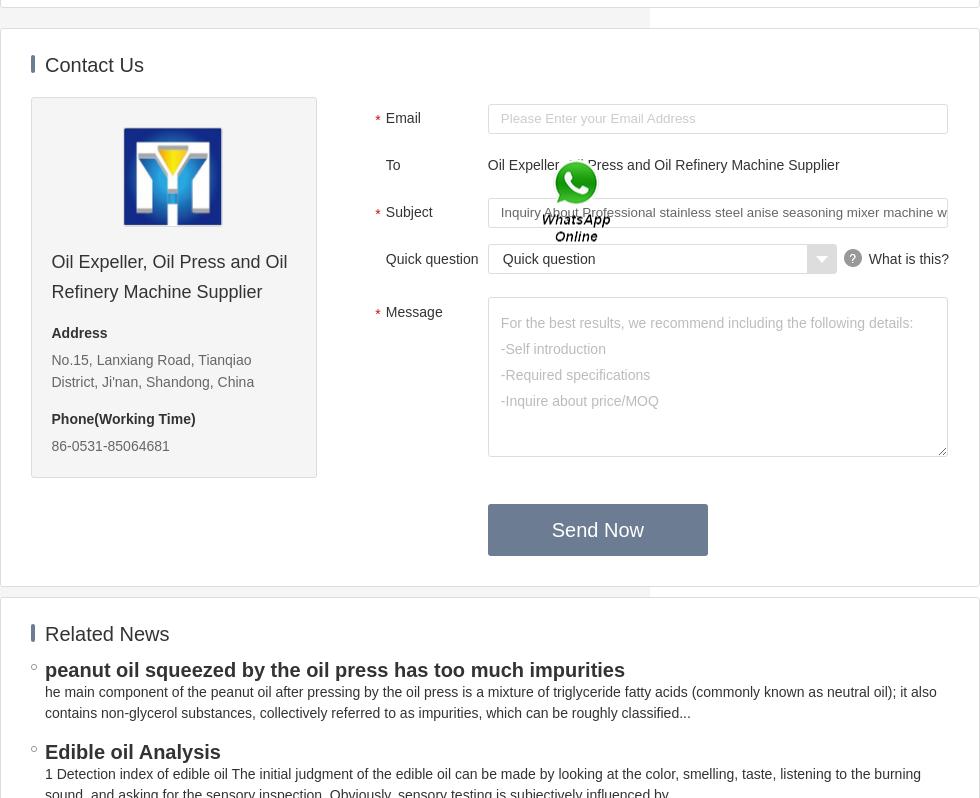 The image size is (980, 798). What do you see at coordinates (402, 117) in the screenshot?
I see `'Email'` at bounding box center [402, 117].